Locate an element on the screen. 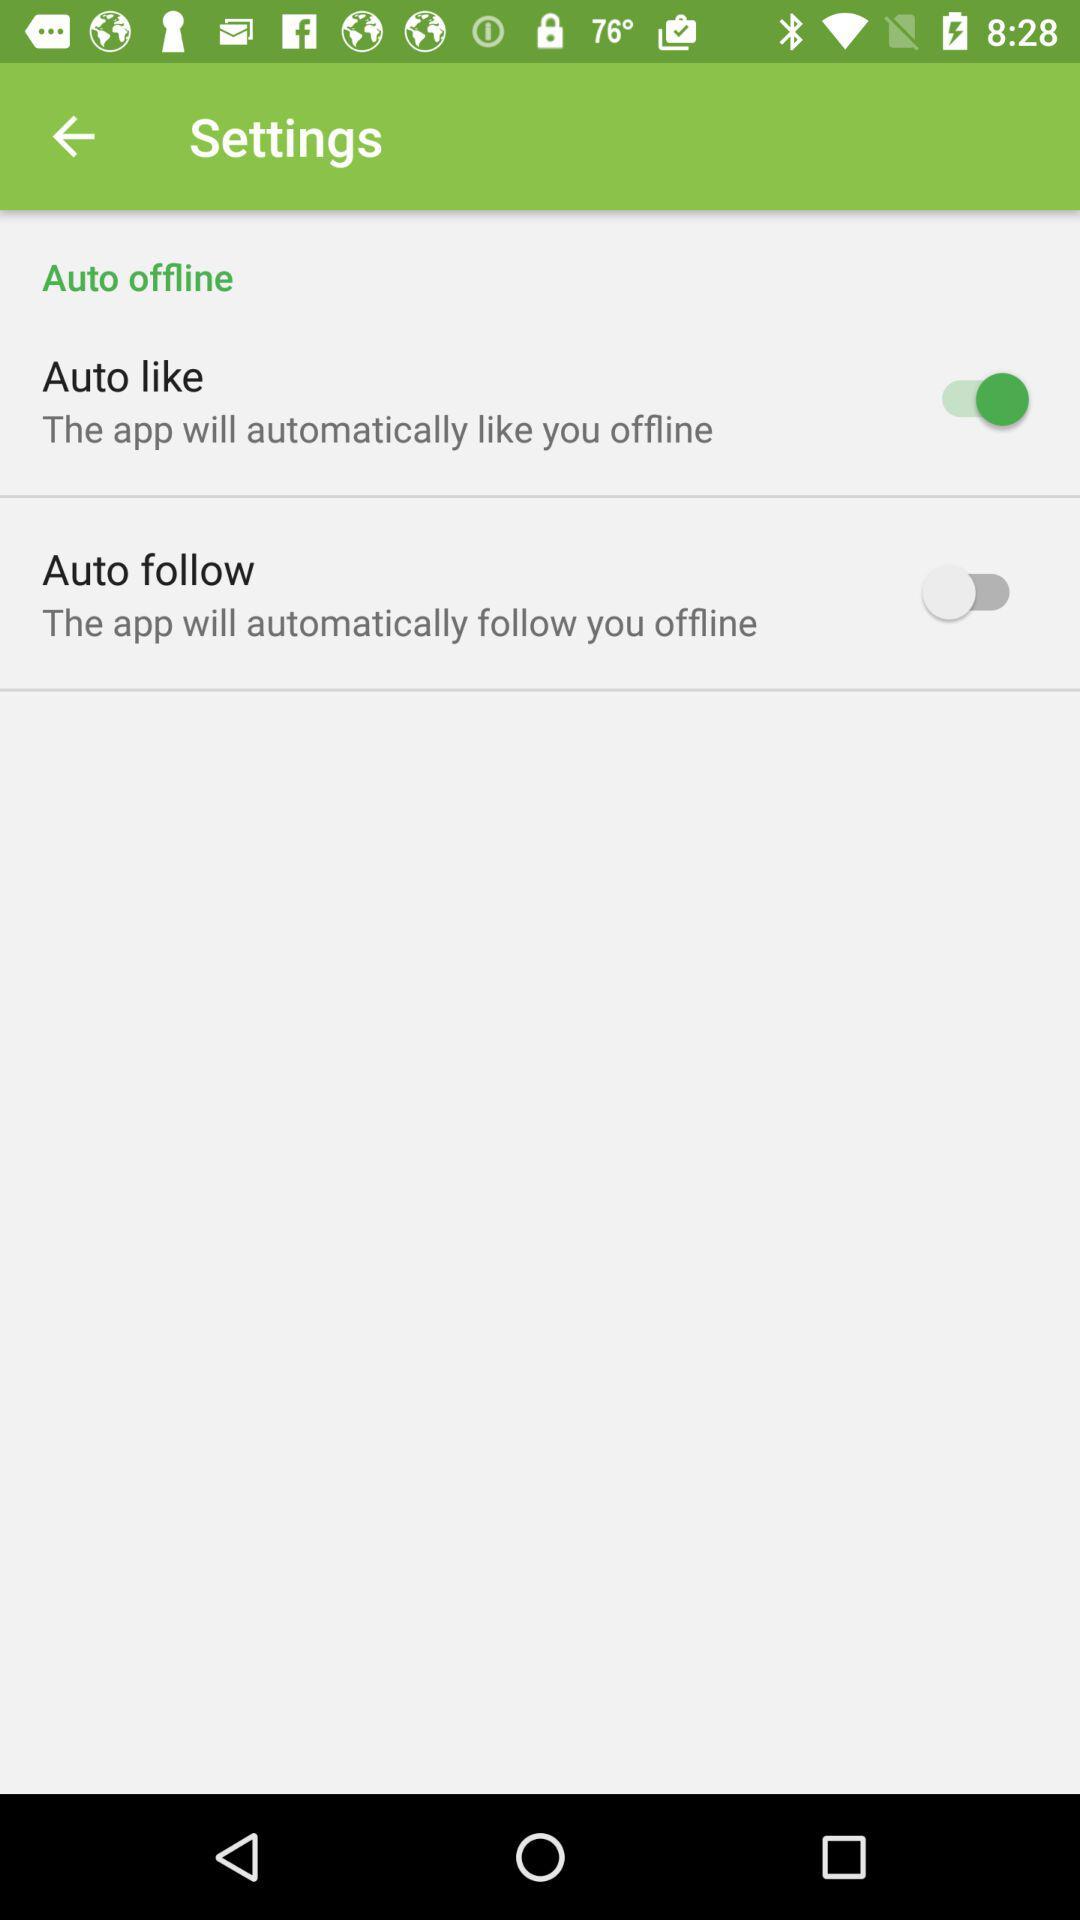 The width and height of the screenshot is (1080, 1920). the auto offline is located at coordinates (540, 254).